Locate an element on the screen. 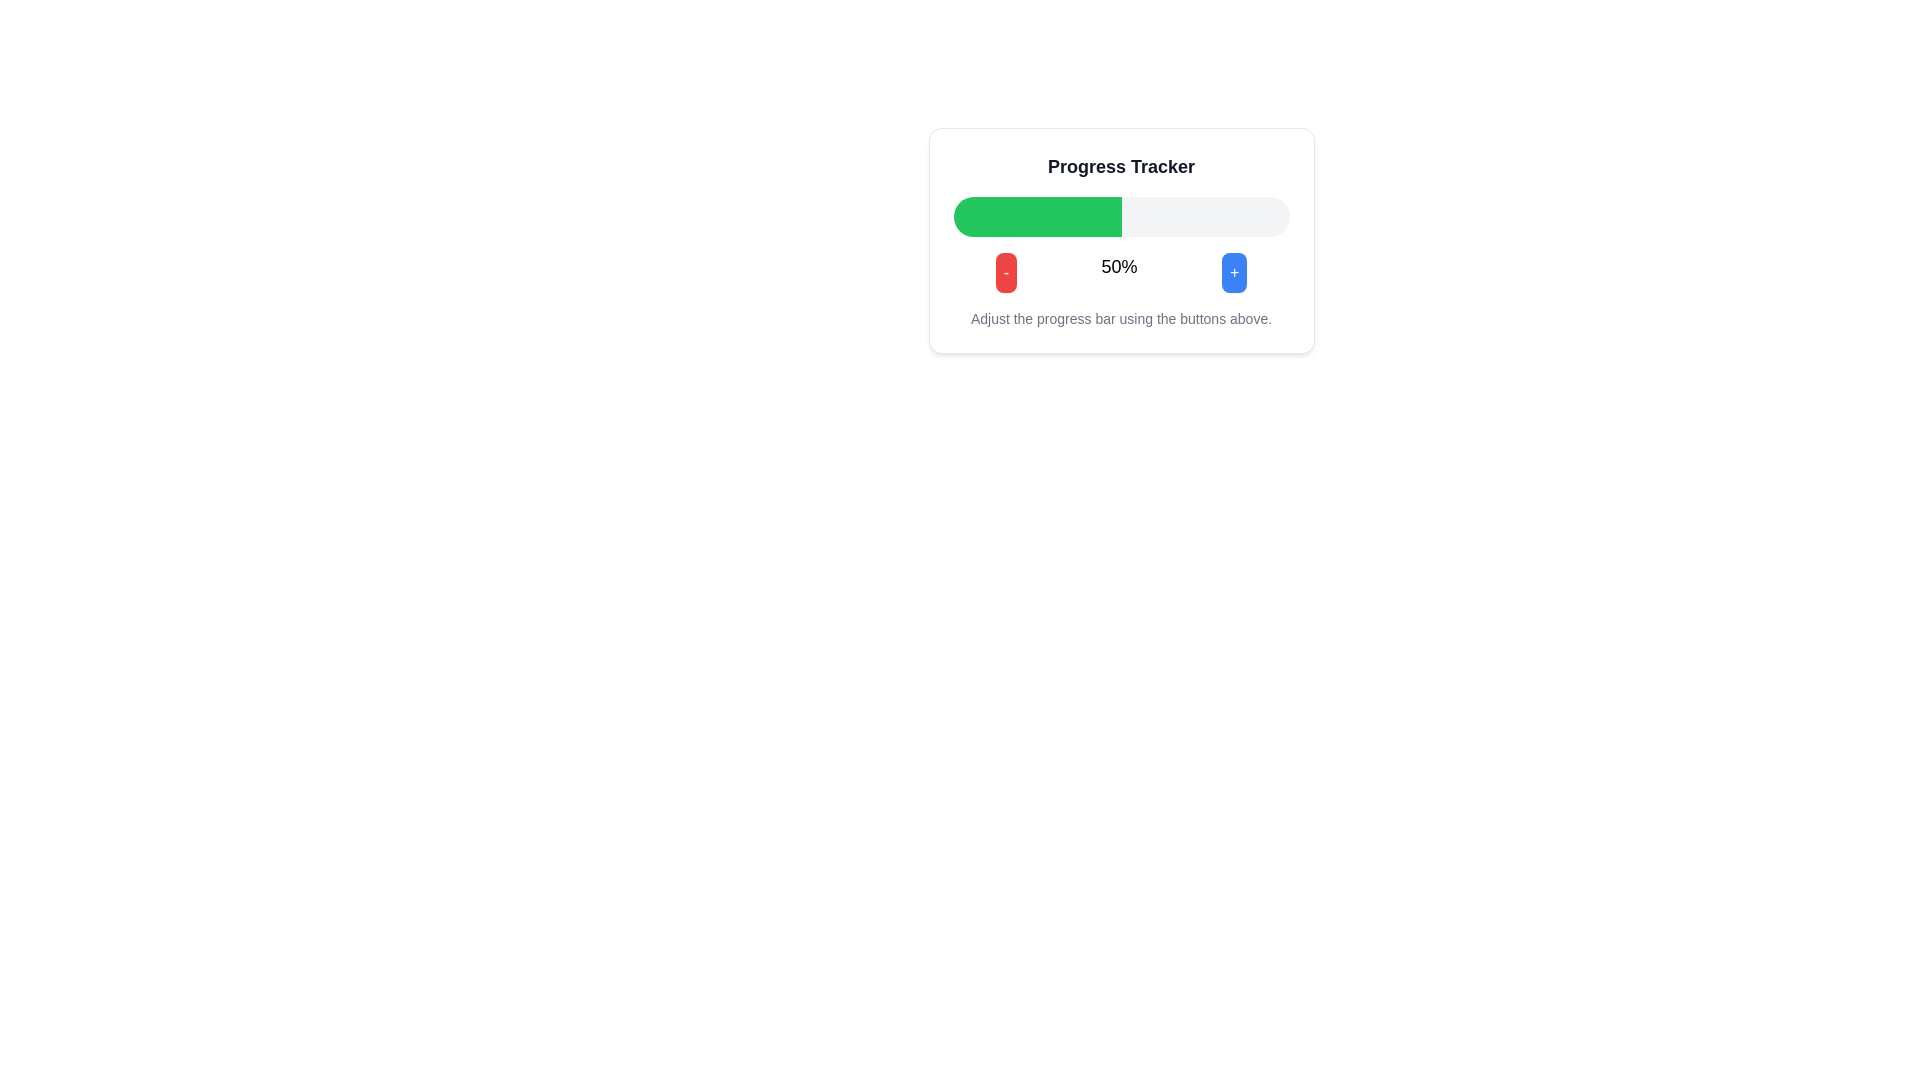  the static text label that reads 'Adjust the progress bar using the buttons above.' located at the bottom of the centered section below the progress bar and buttons is located at coordinates (1121, 318).